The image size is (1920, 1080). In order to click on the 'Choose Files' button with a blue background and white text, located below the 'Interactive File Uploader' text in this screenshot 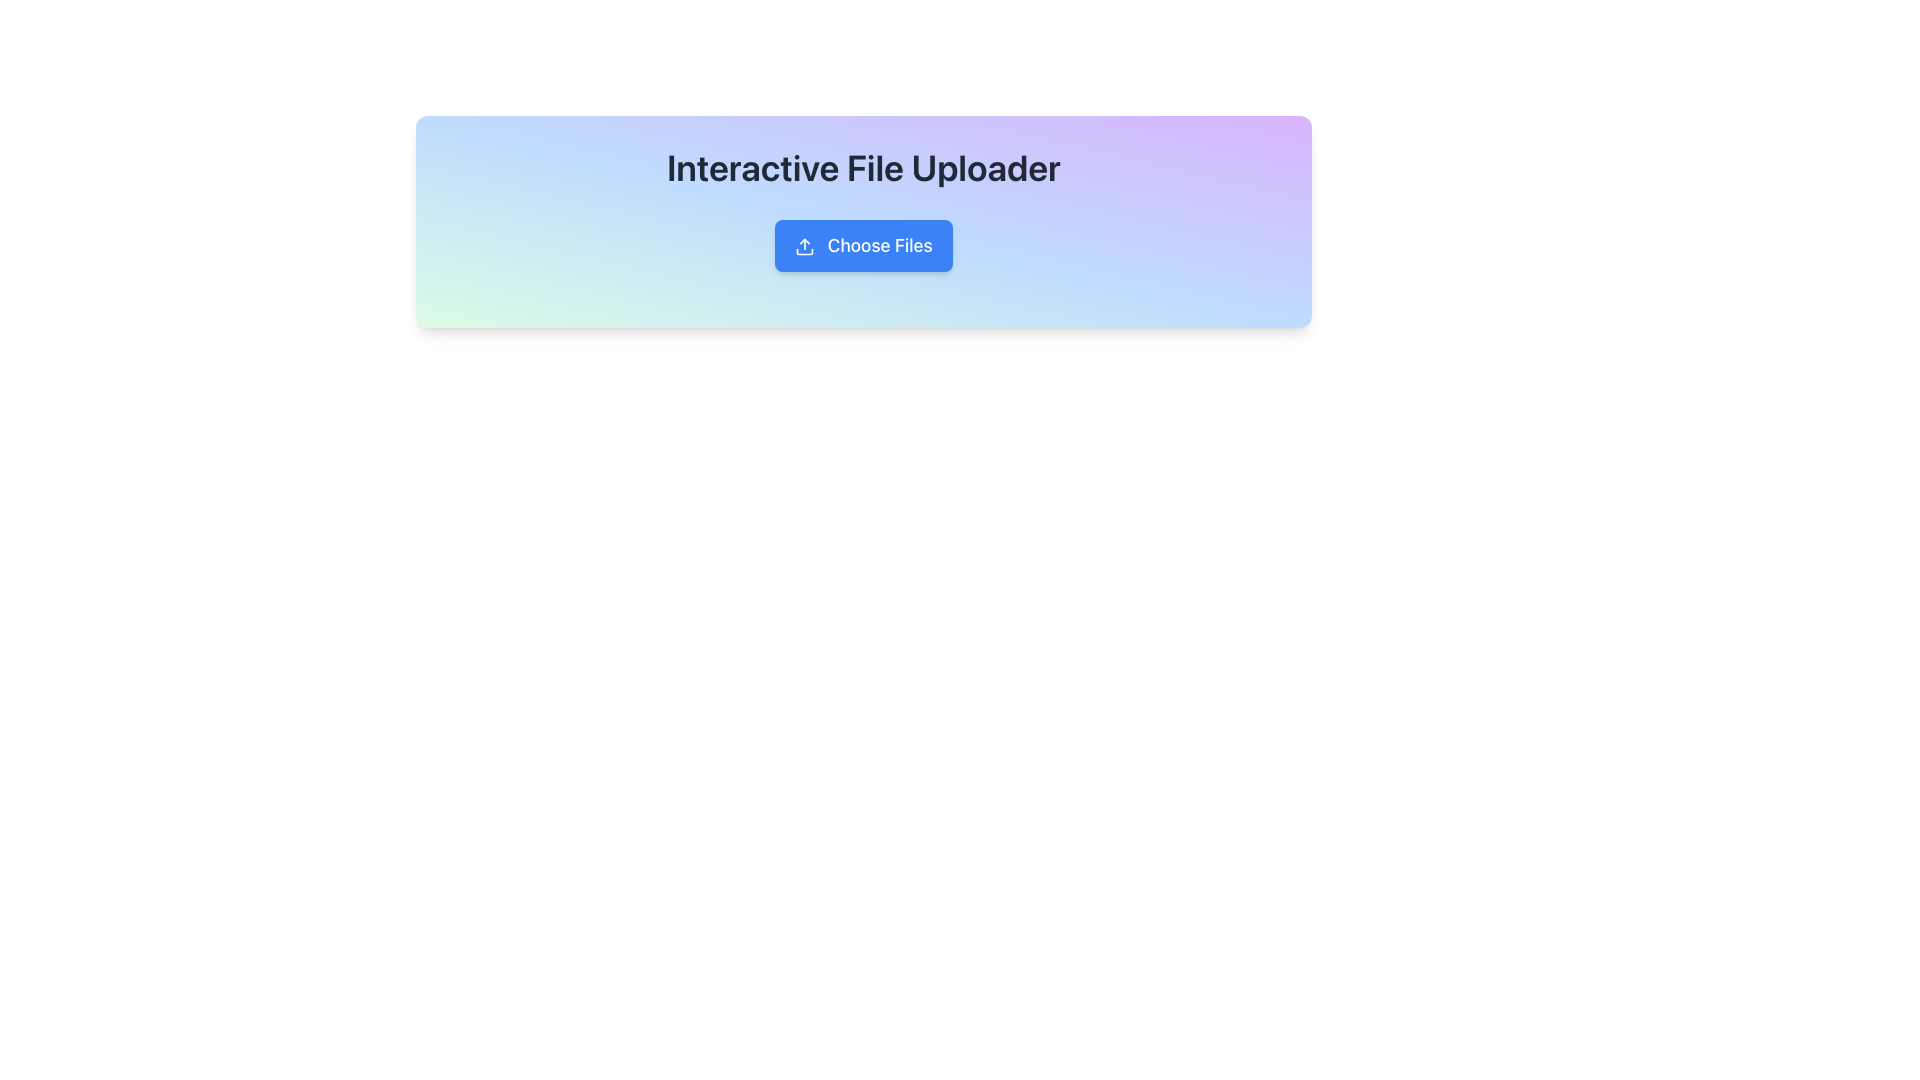, I will do `click(864, 245)`.